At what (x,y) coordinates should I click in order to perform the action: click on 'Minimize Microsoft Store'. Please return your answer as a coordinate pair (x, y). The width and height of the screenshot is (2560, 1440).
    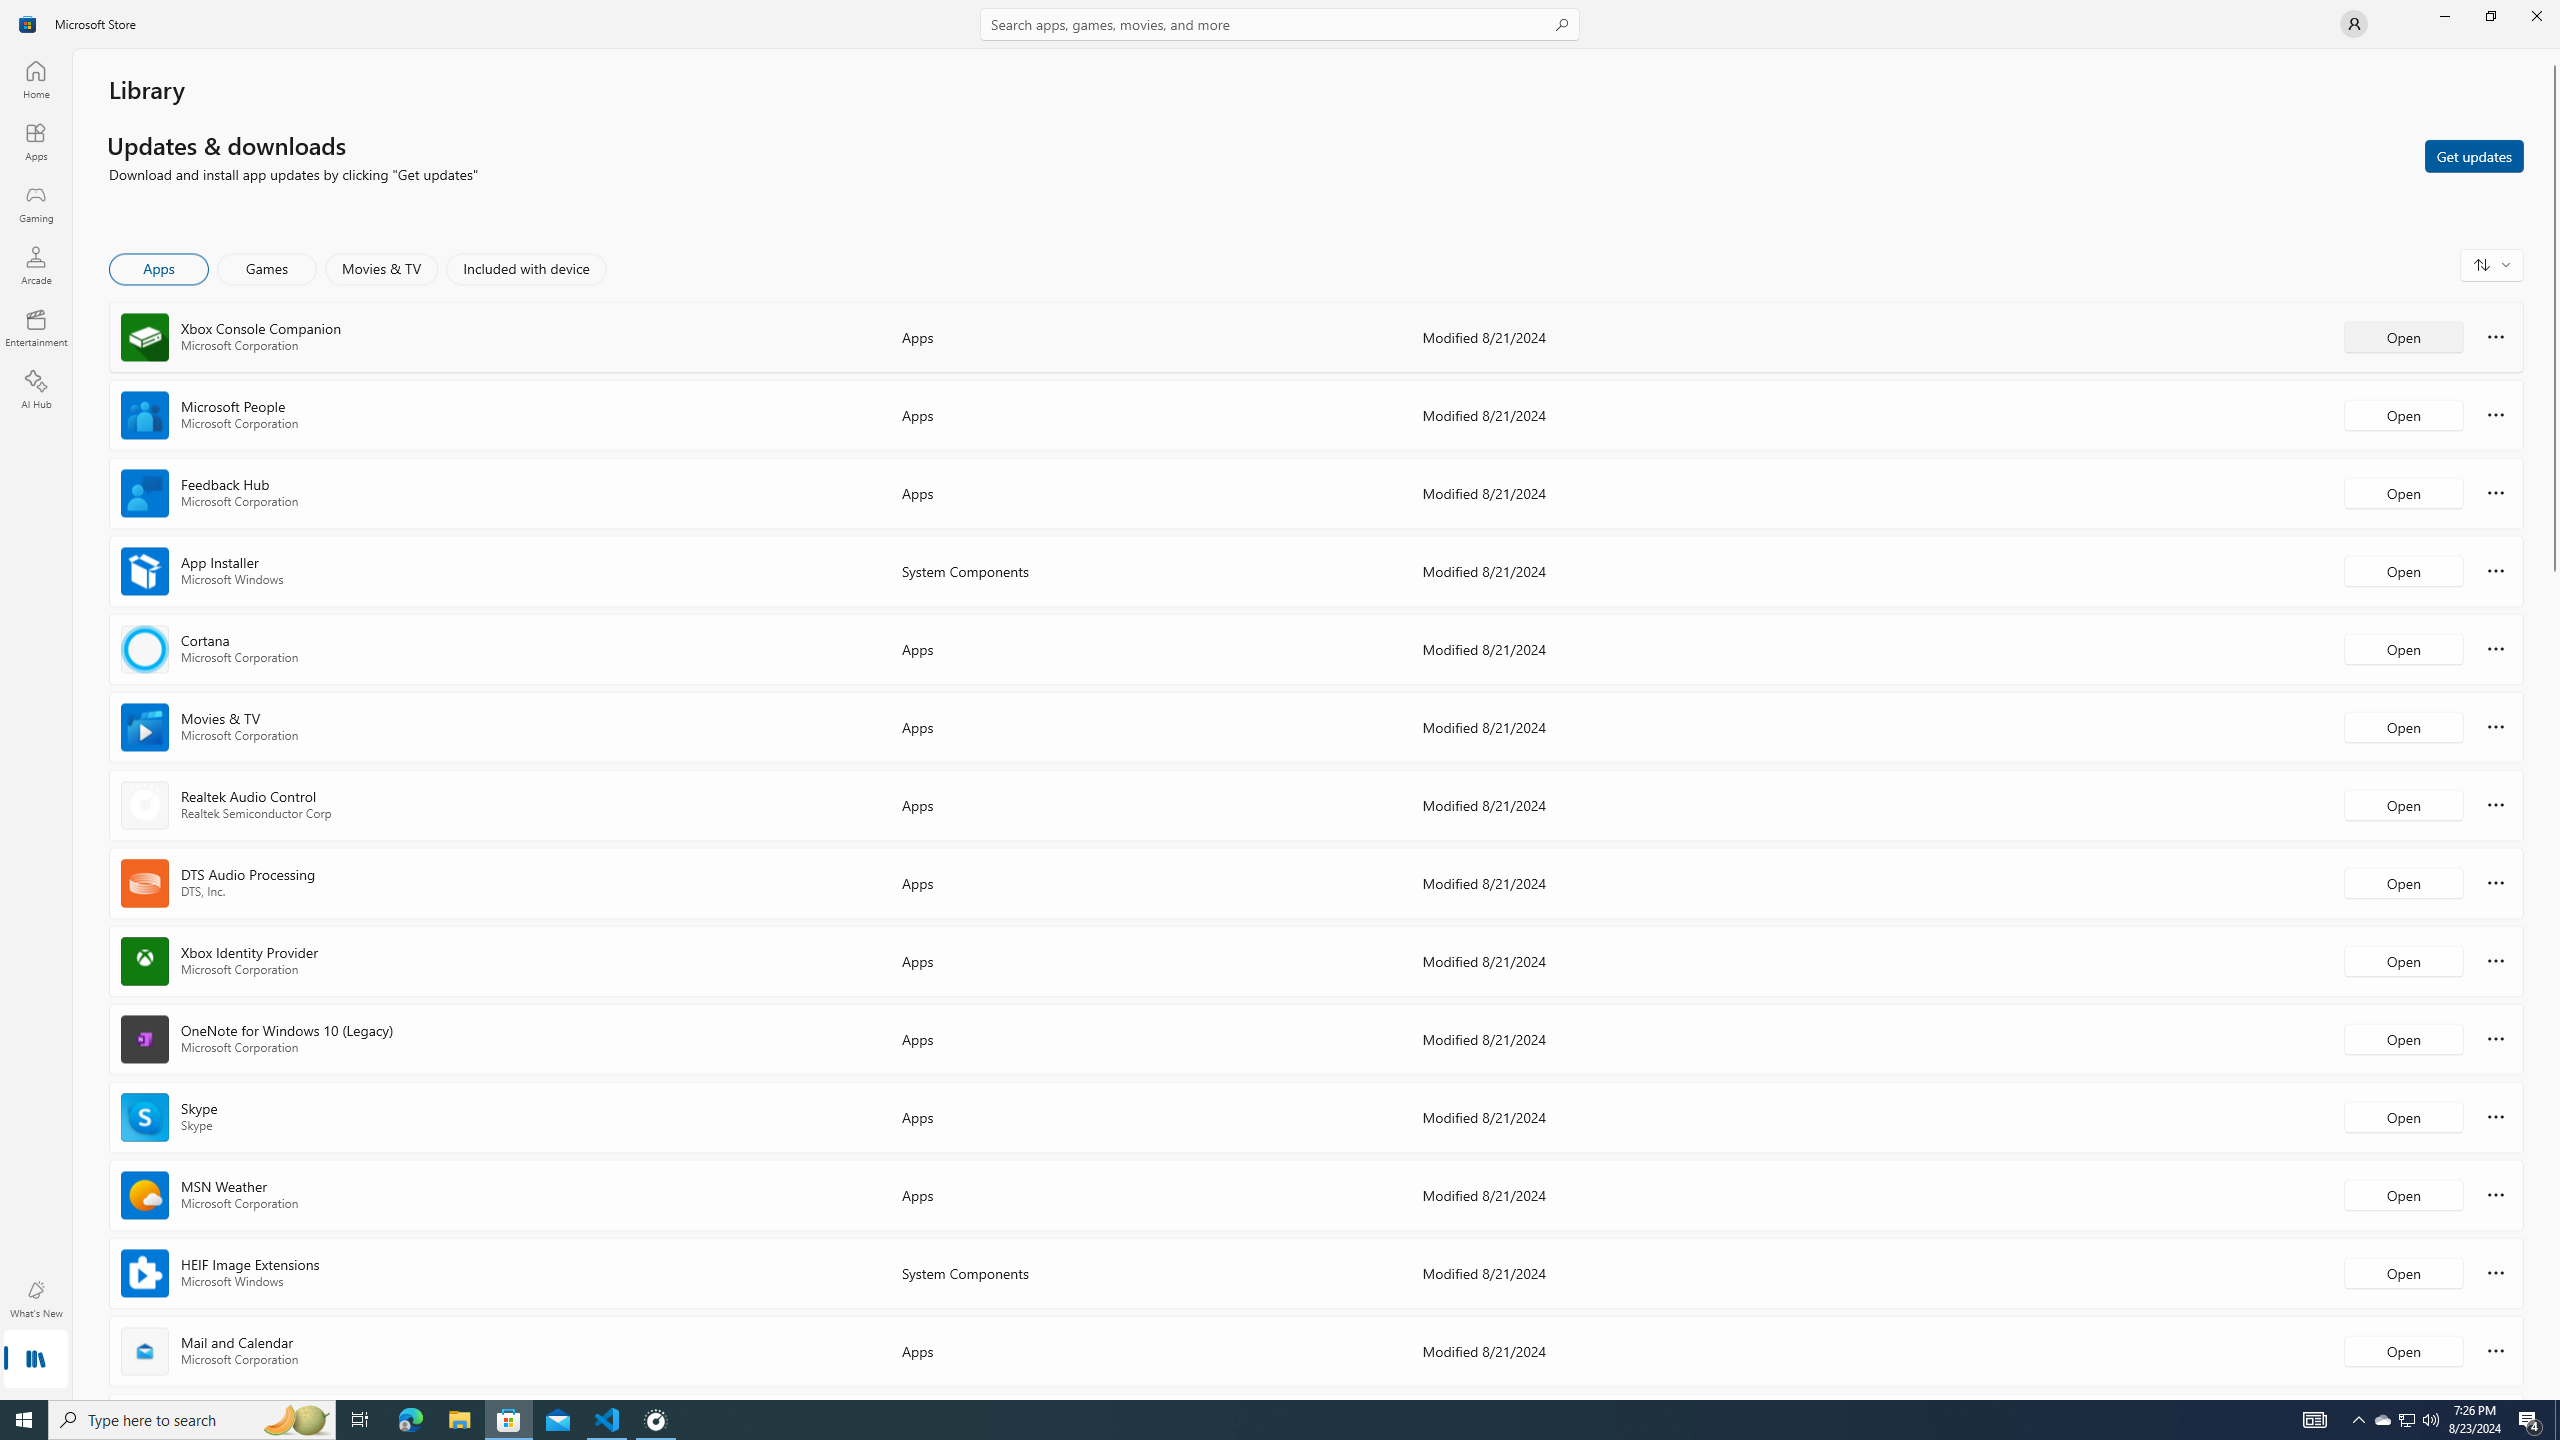
    Looking at the image, I should click on (2443, 15).